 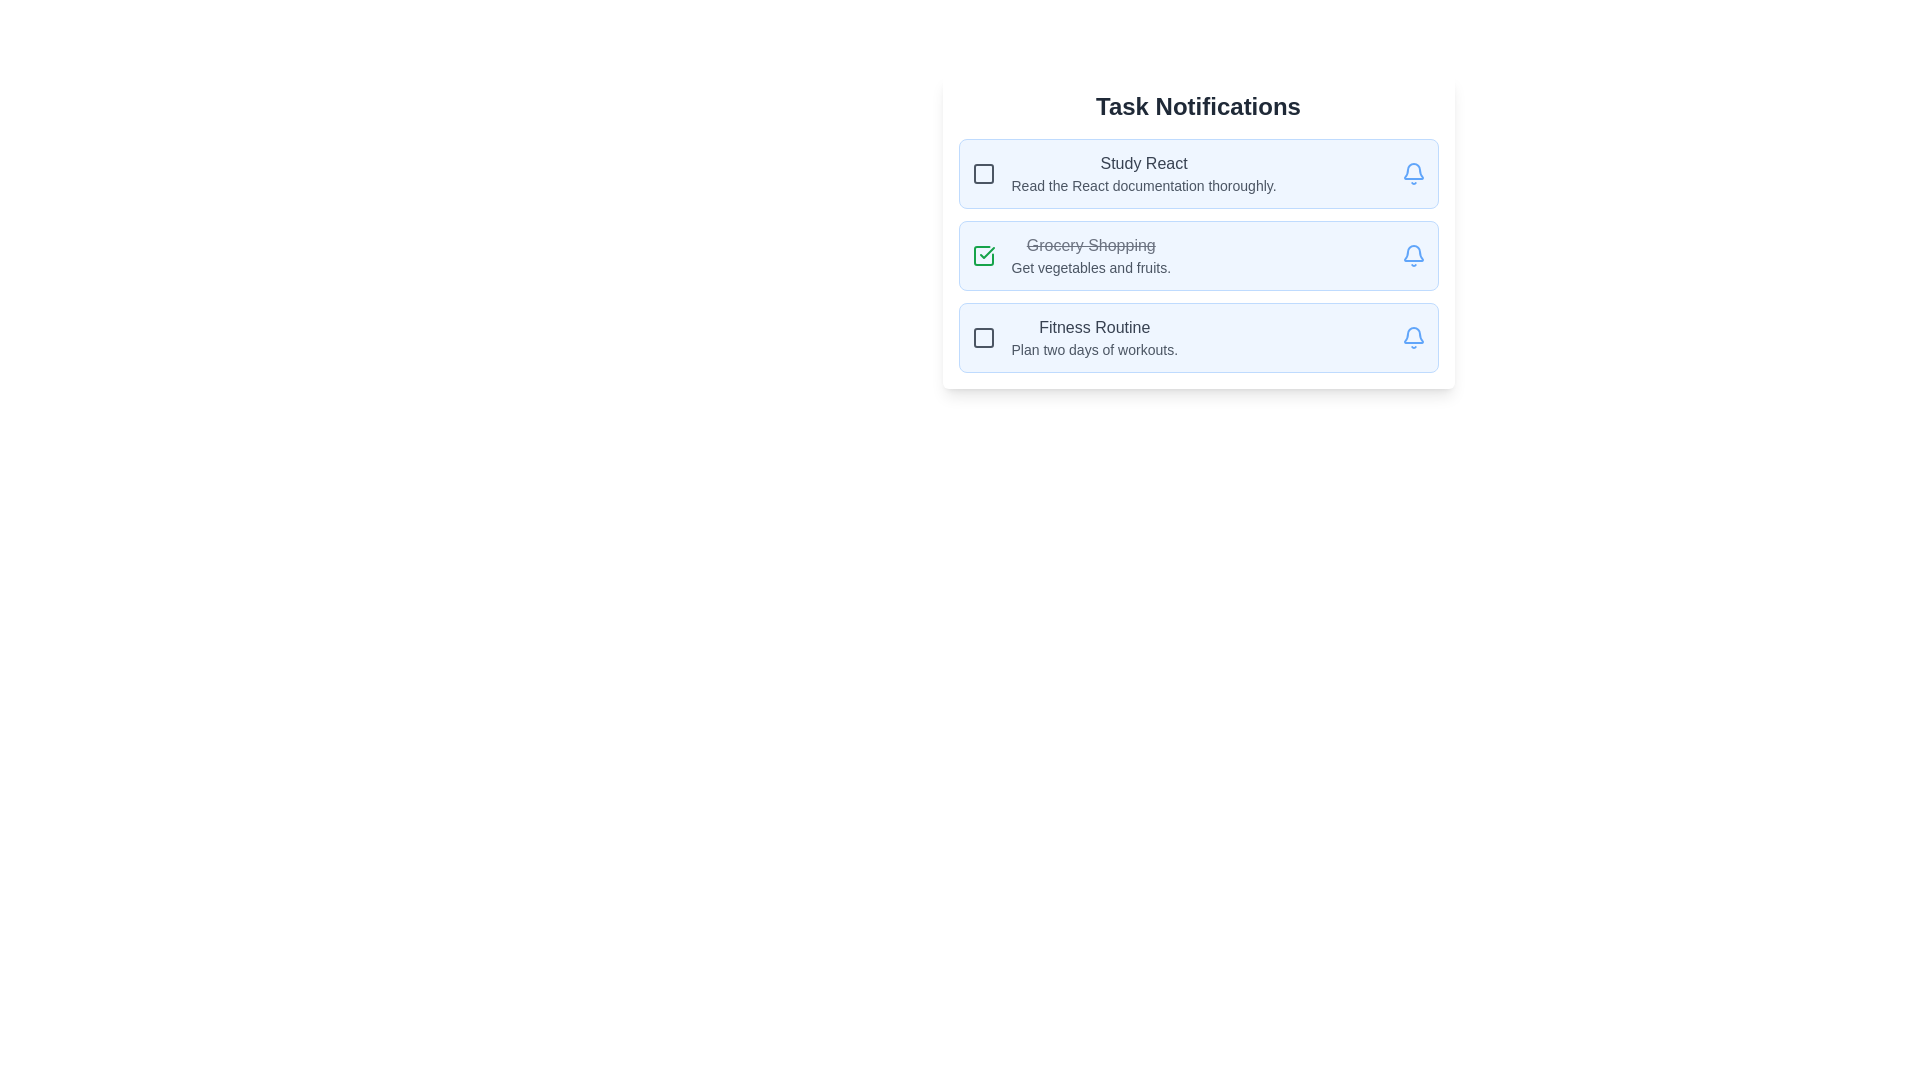 I want to click on the second task item in the task list under 'Task Notifications', so click(x=1198, y=254).